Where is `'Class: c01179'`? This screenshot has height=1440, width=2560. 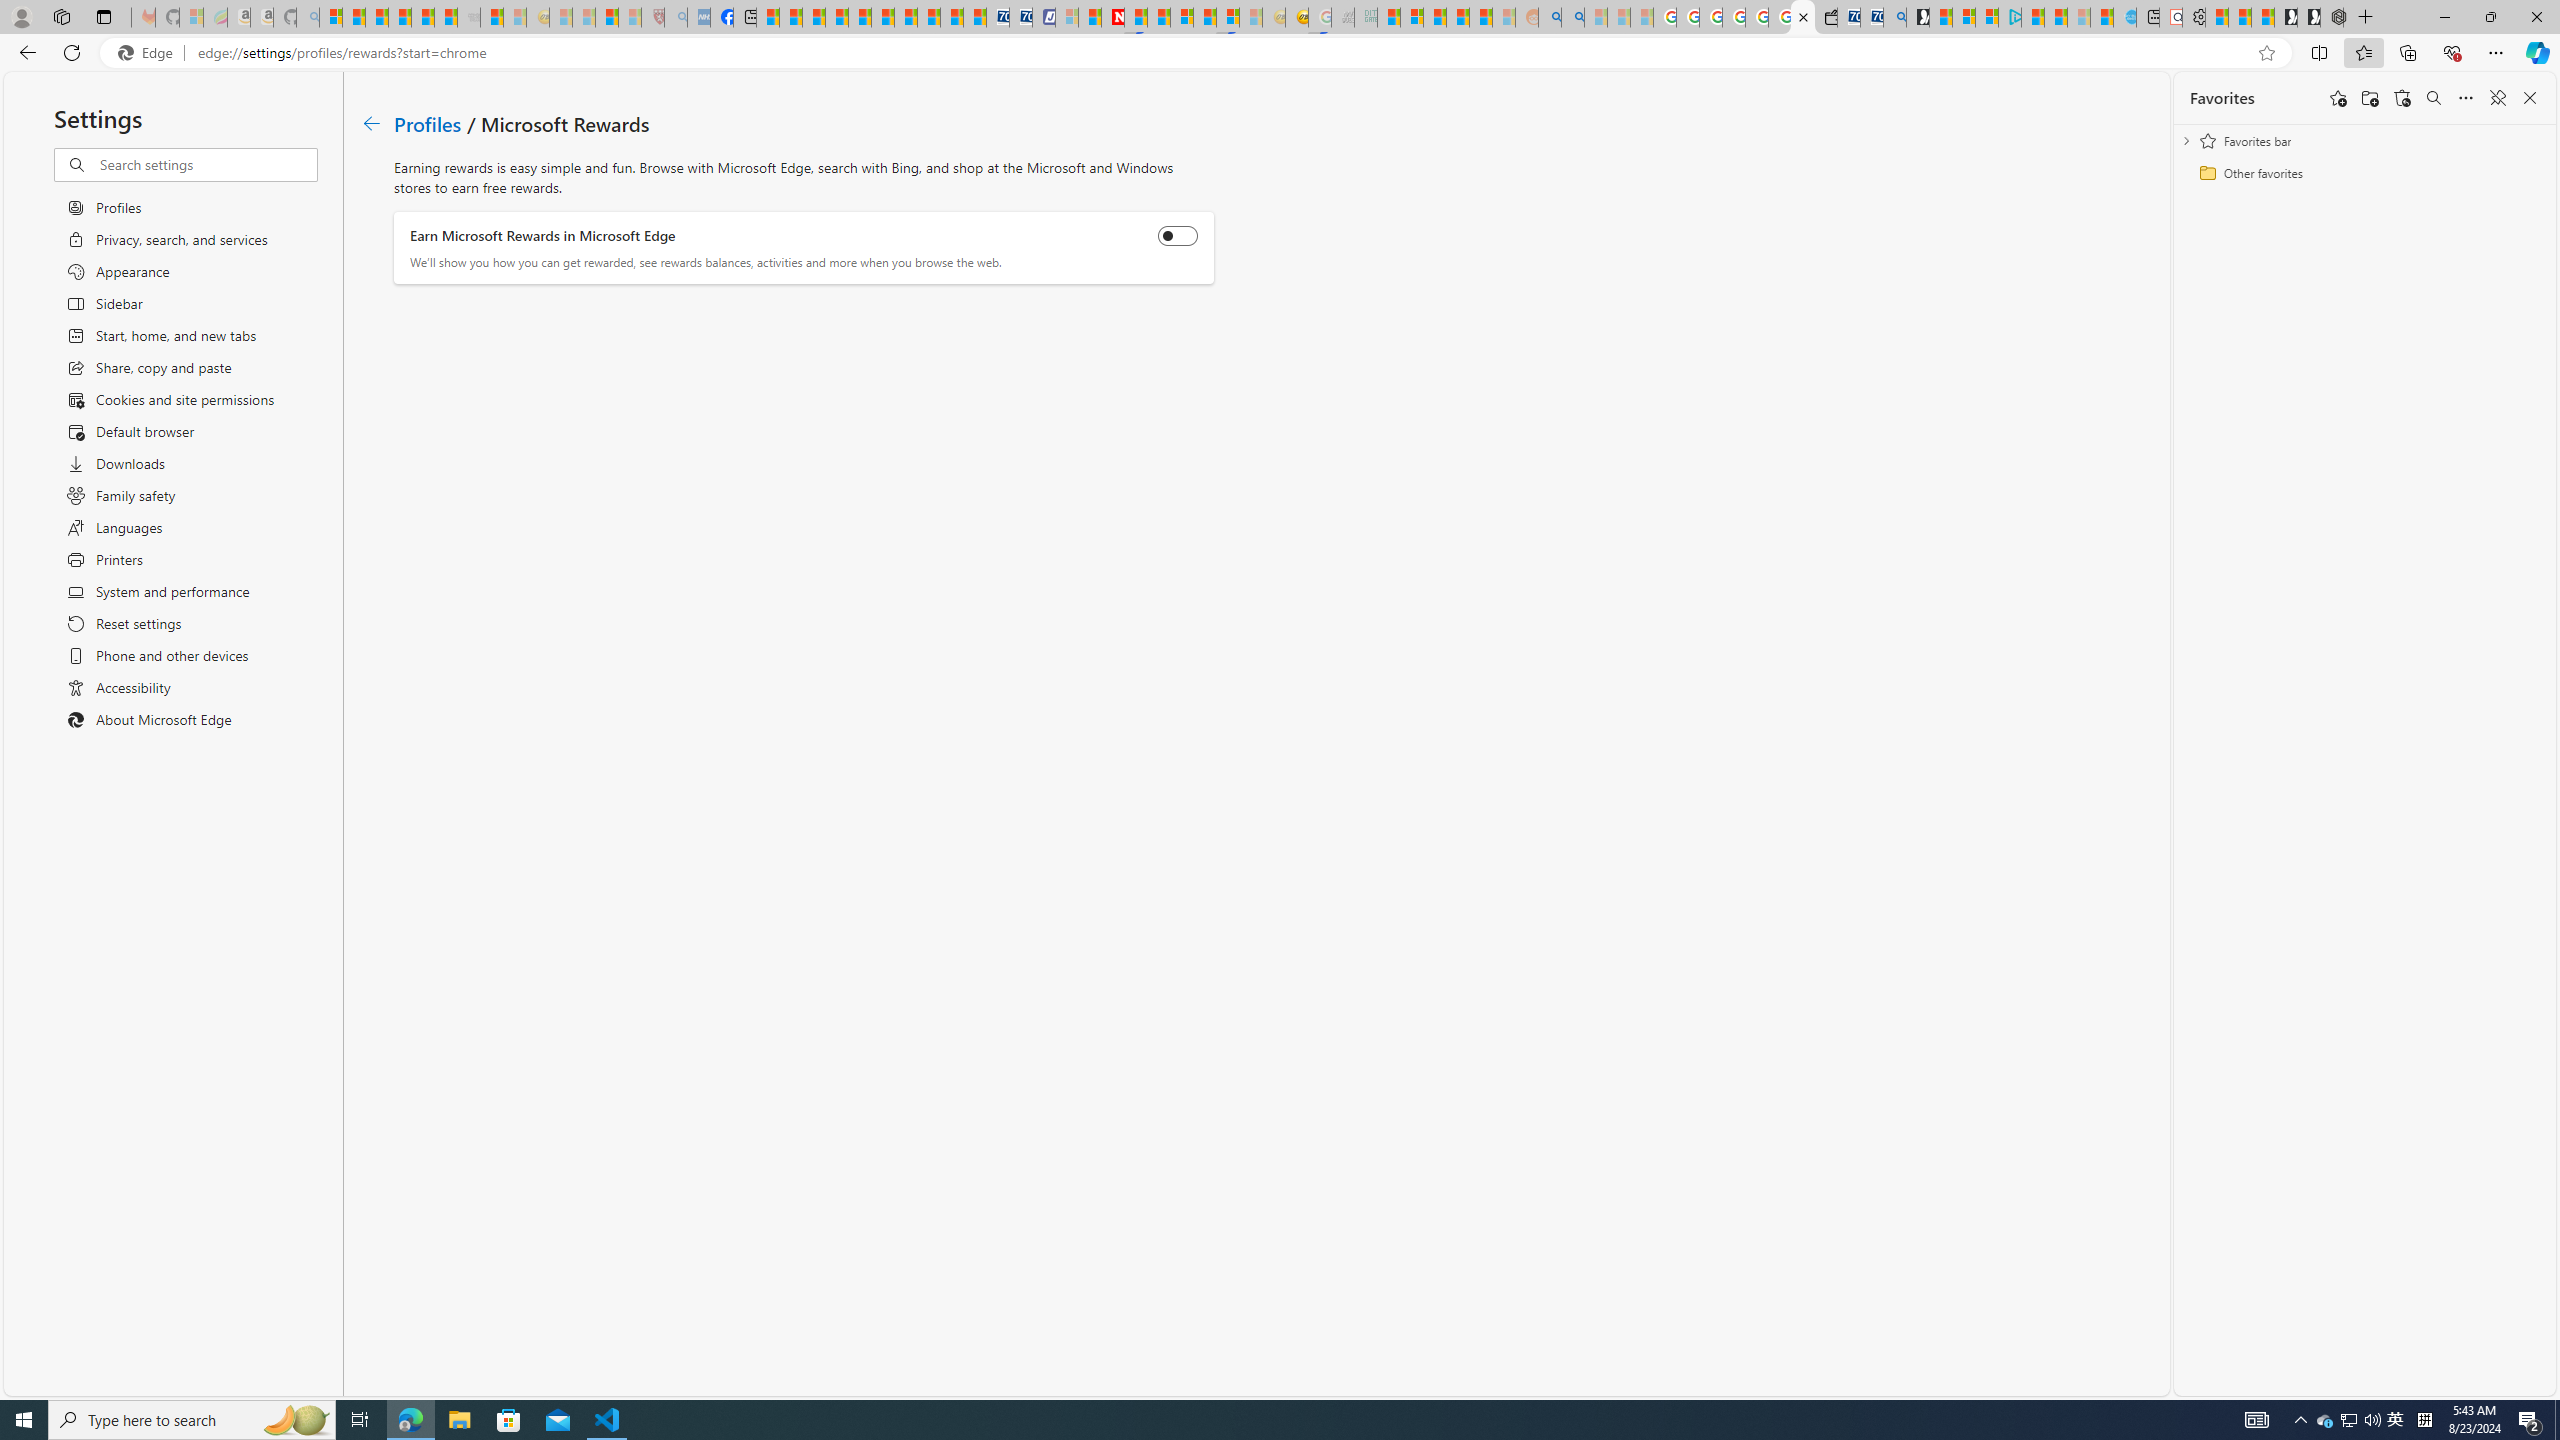 'Class: c01179' is located at coordinates (370, 122).